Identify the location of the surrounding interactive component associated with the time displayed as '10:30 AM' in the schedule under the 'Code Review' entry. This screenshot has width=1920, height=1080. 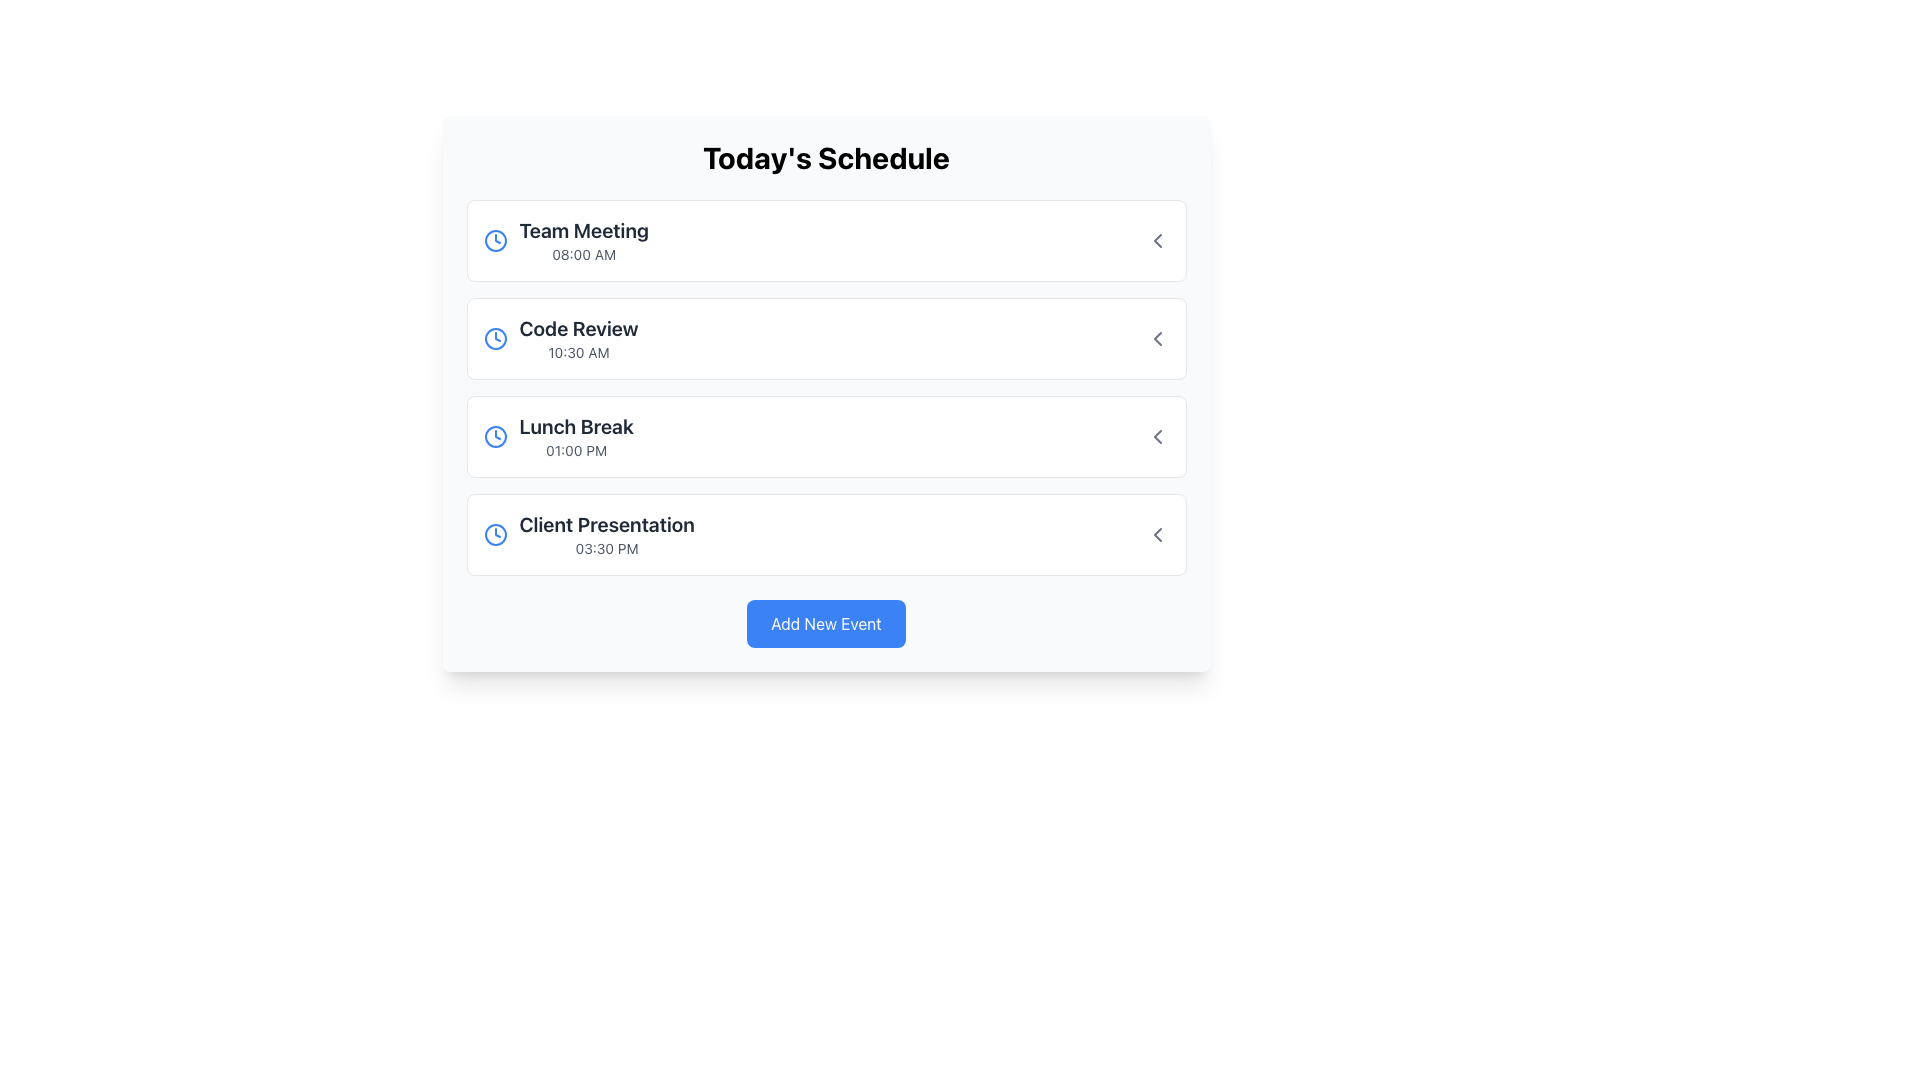
(578, 352).